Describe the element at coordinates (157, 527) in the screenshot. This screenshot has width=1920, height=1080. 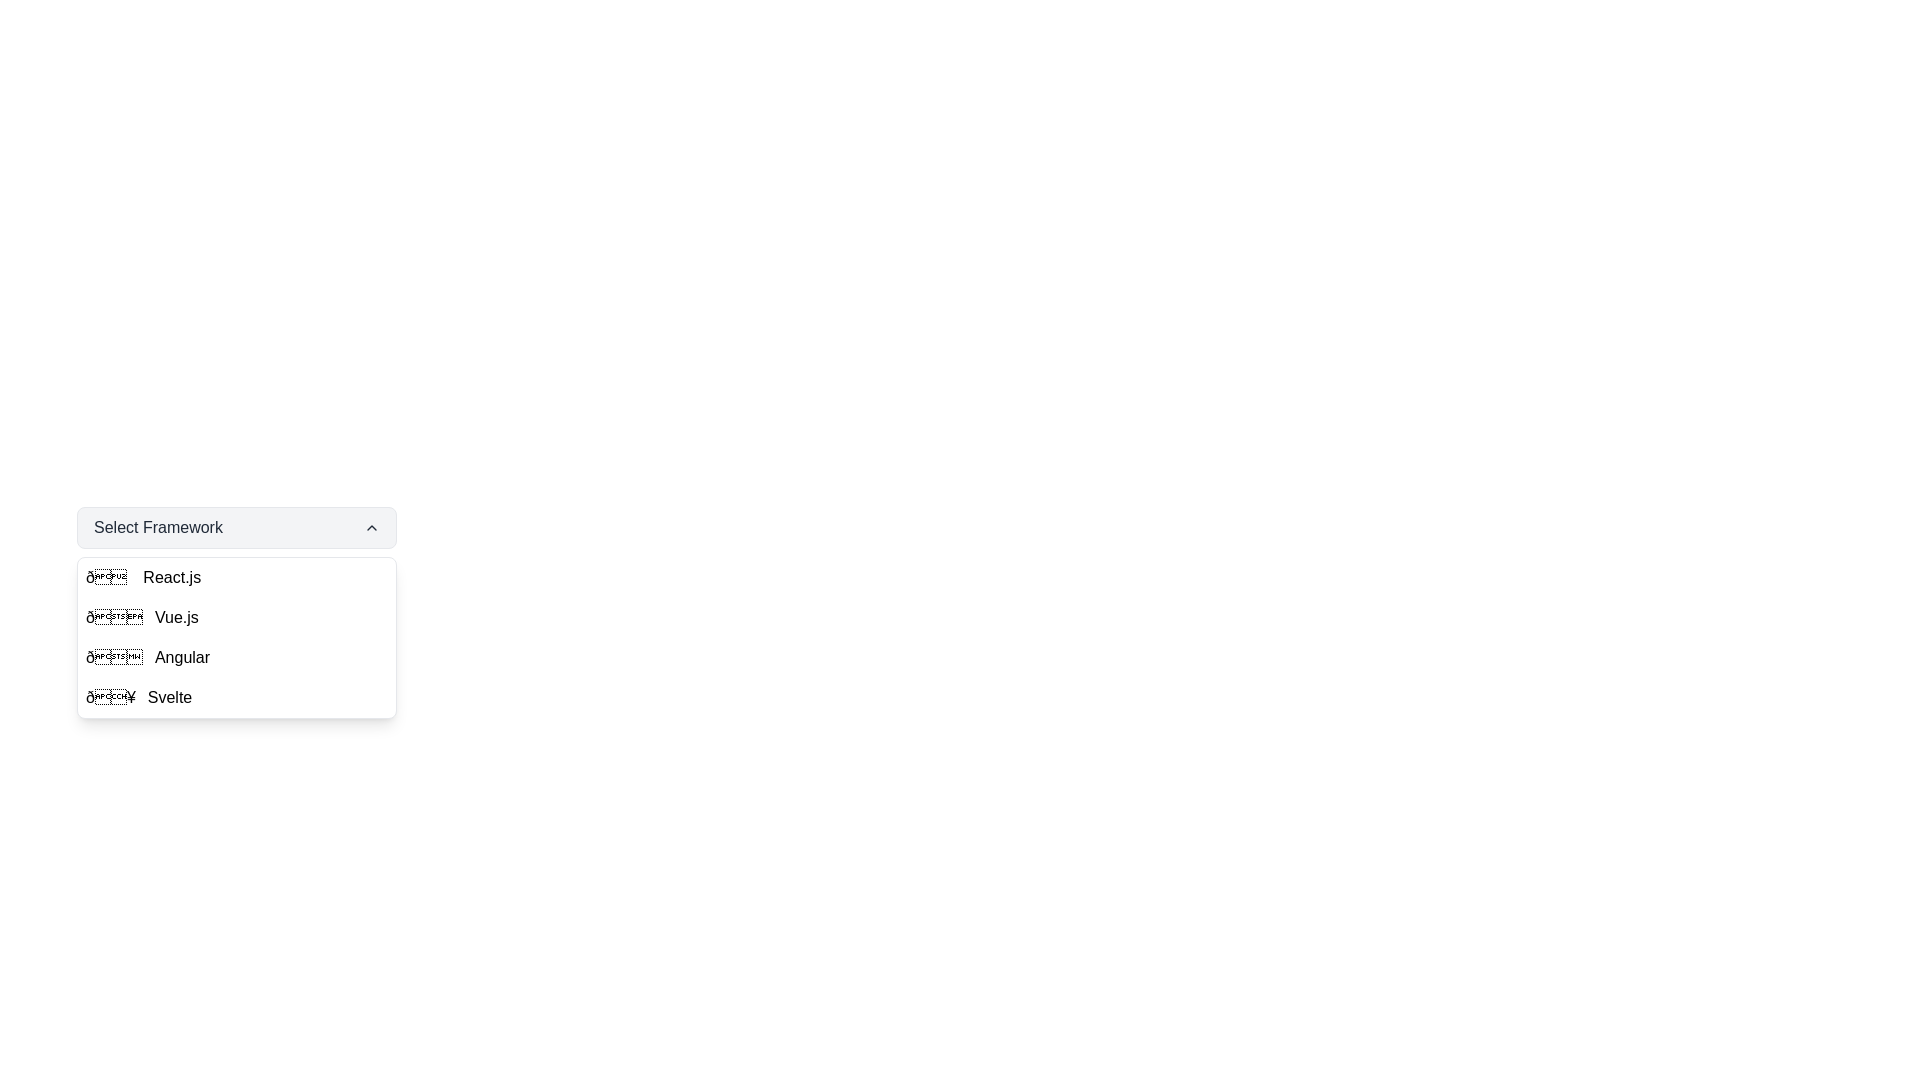
I see `the text label in the dropdown menu that indicates users should select a framework, to emphasize it` at that location.